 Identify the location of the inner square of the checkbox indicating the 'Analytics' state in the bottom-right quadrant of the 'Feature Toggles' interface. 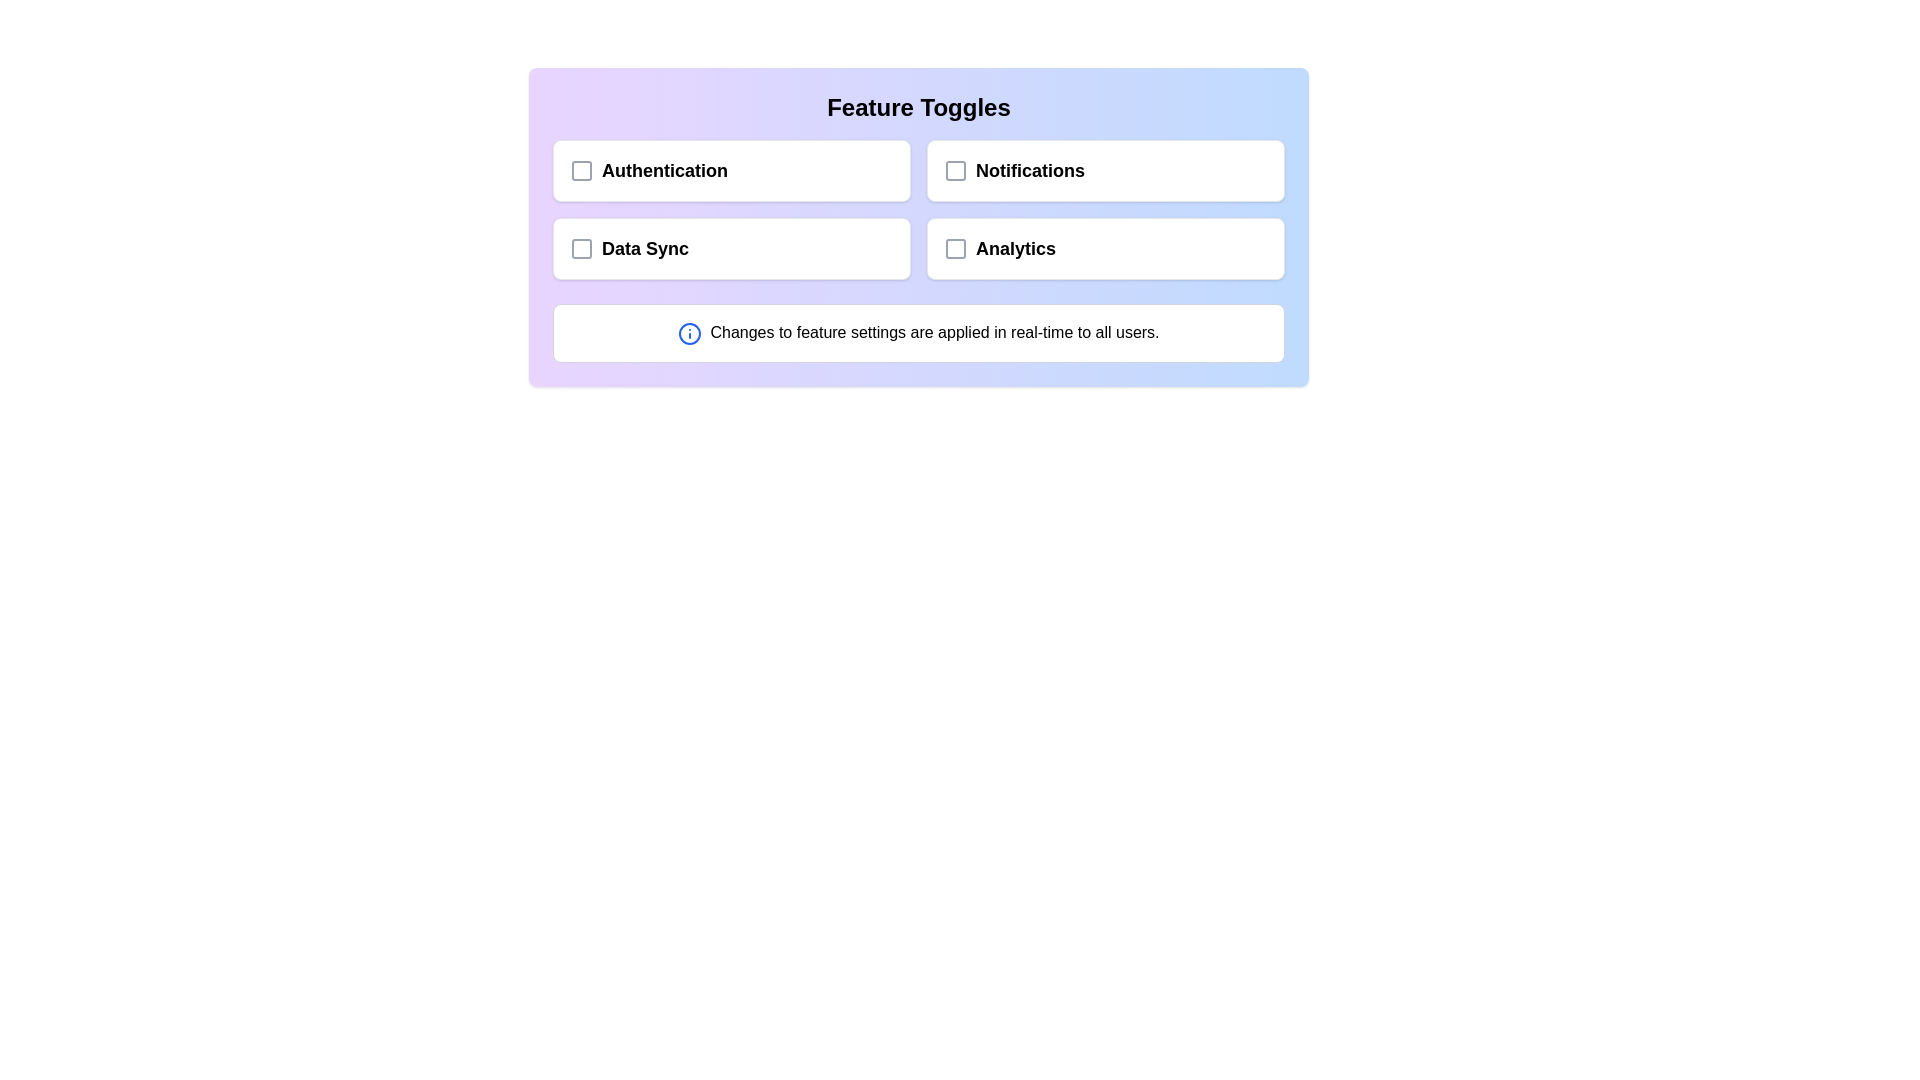
(954, 248).